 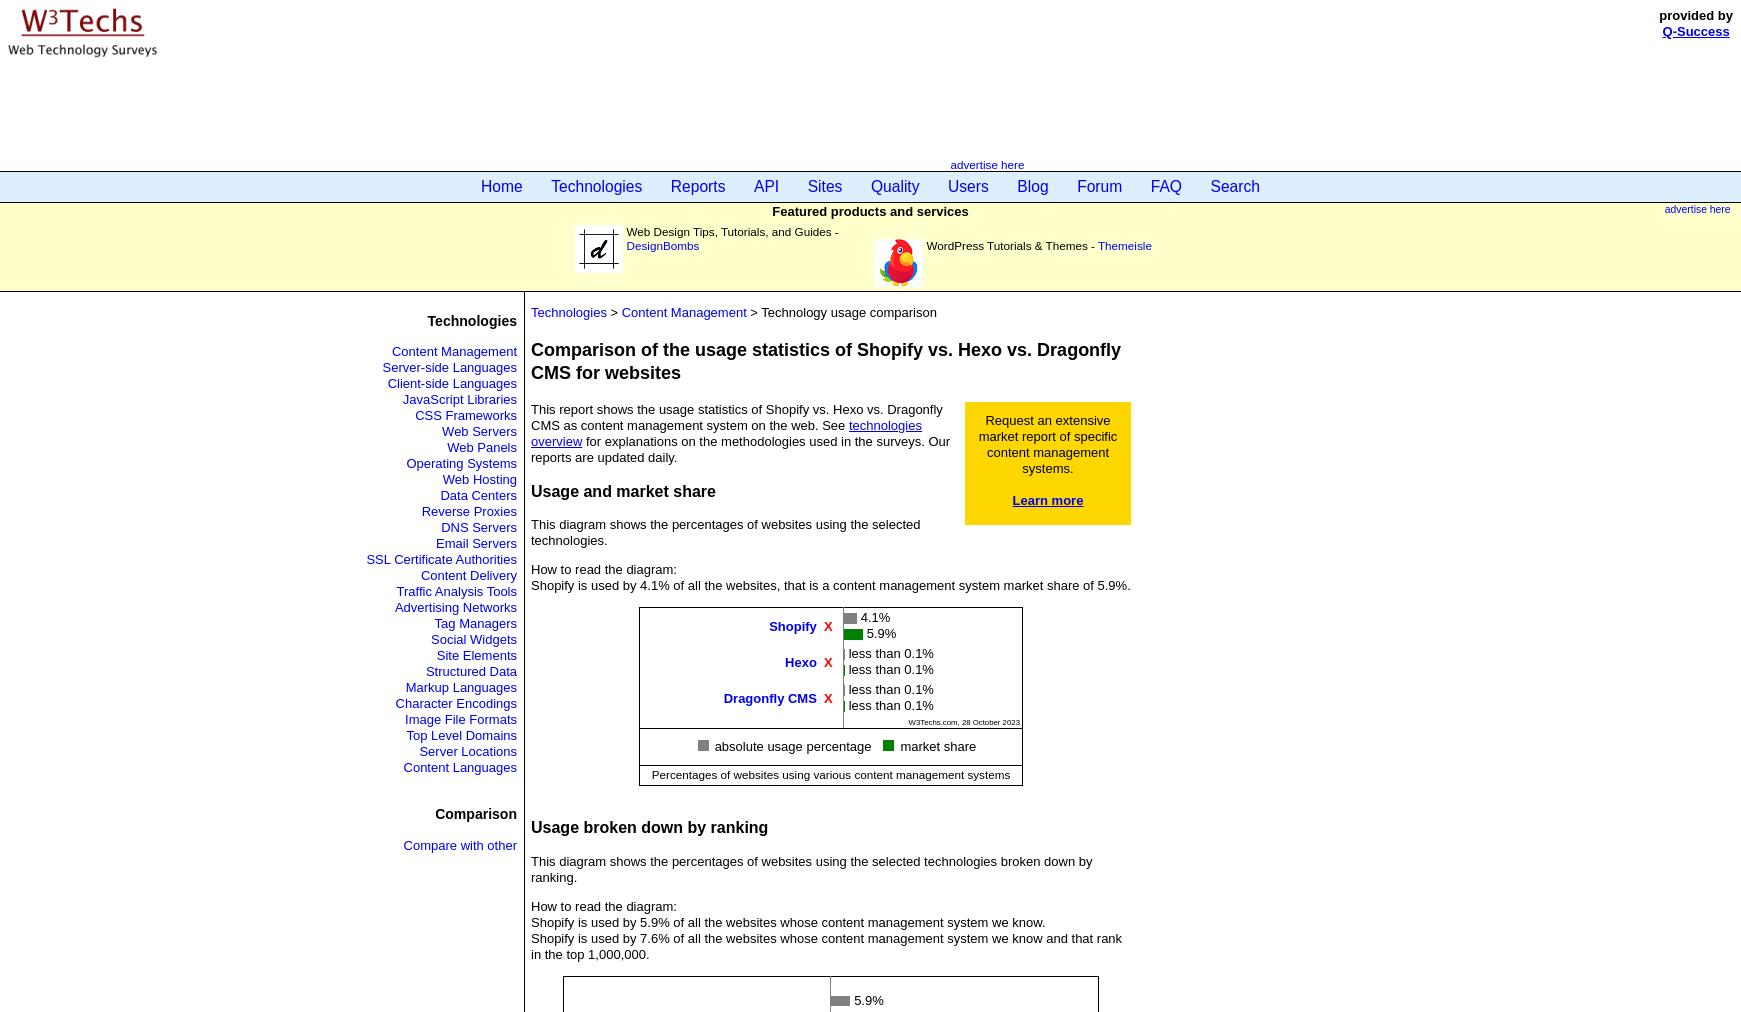 What do you see at coordinates (868, 210) in the screenshot?
I see `'Featured products and services'` at bounding box center [868, 210].